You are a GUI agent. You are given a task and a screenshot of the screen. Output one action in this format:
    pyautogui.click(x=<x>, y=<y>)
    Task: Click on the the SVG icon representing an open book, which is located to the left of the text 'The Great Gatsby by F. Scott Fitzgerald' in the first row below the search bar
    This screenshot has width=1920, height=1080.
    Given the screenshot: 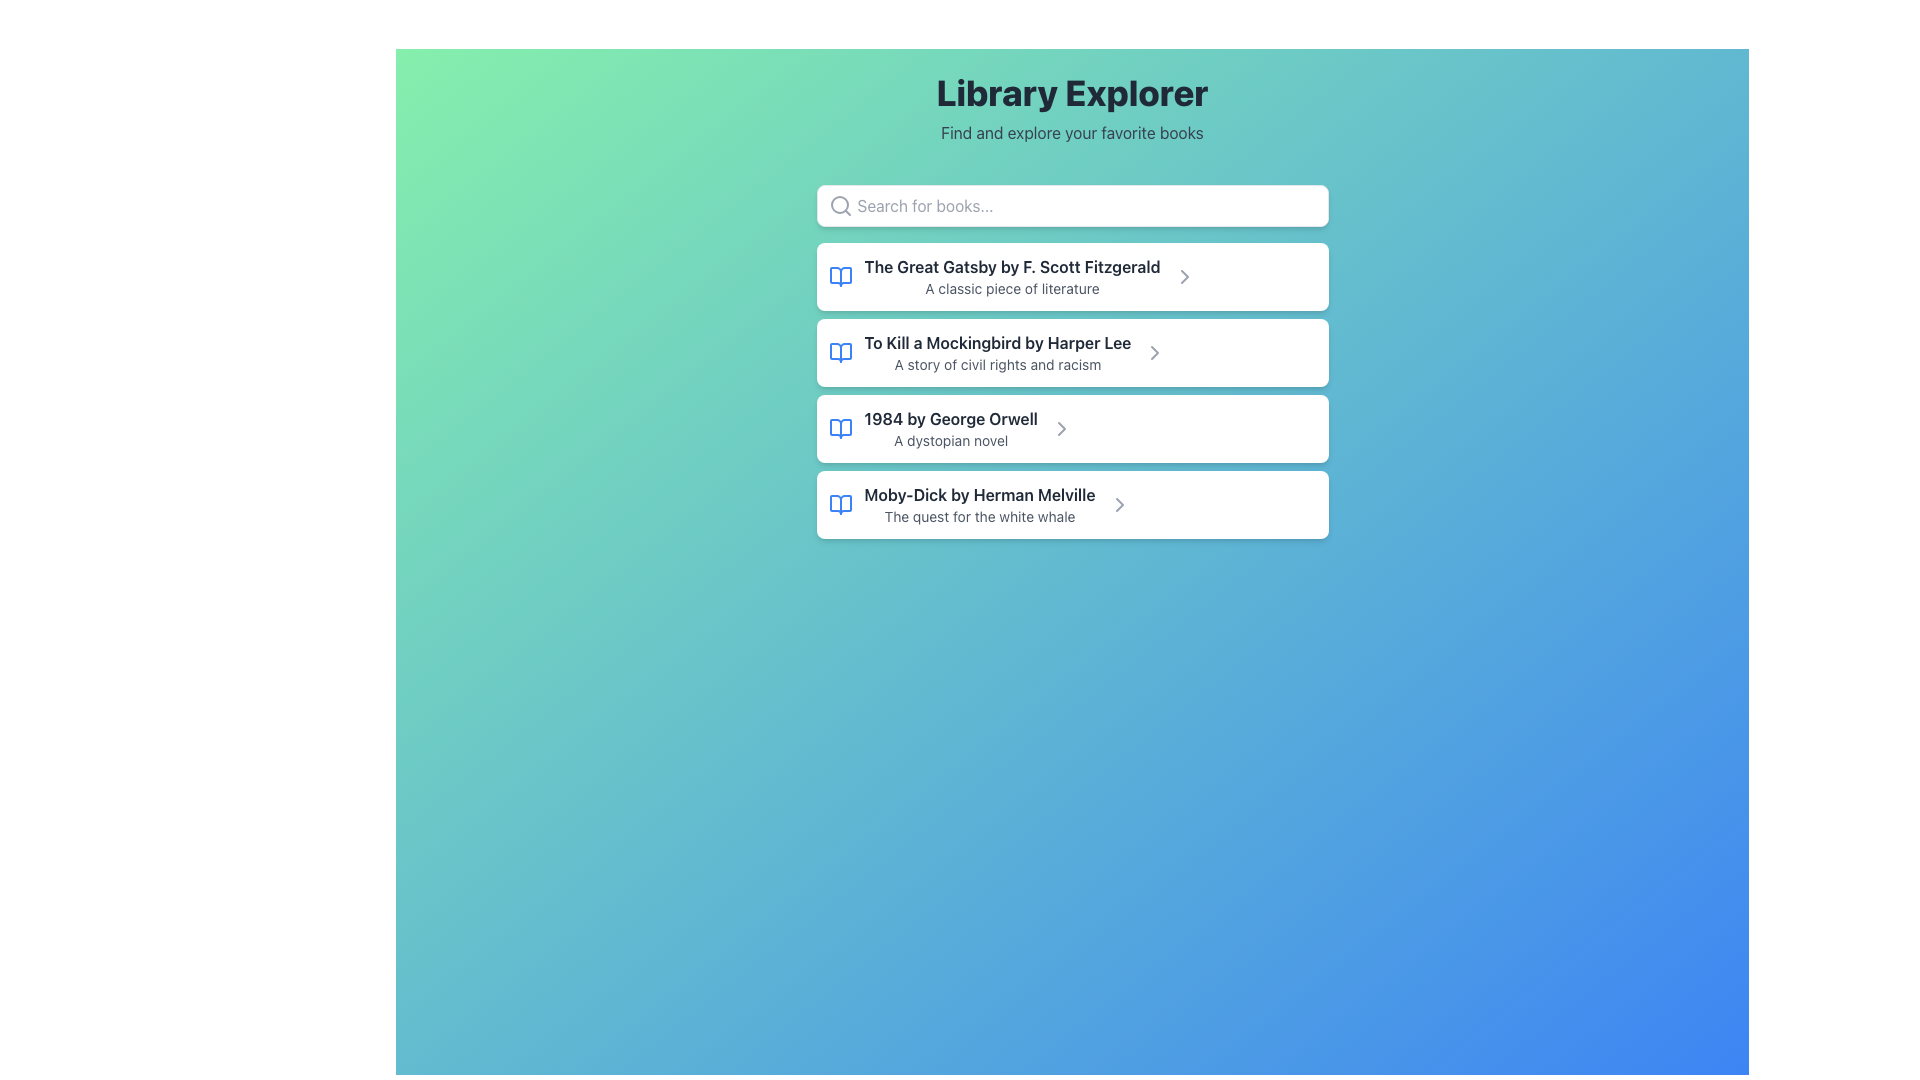 What is the action you would take?
    pyautogui.click(x=840, y=277)
    